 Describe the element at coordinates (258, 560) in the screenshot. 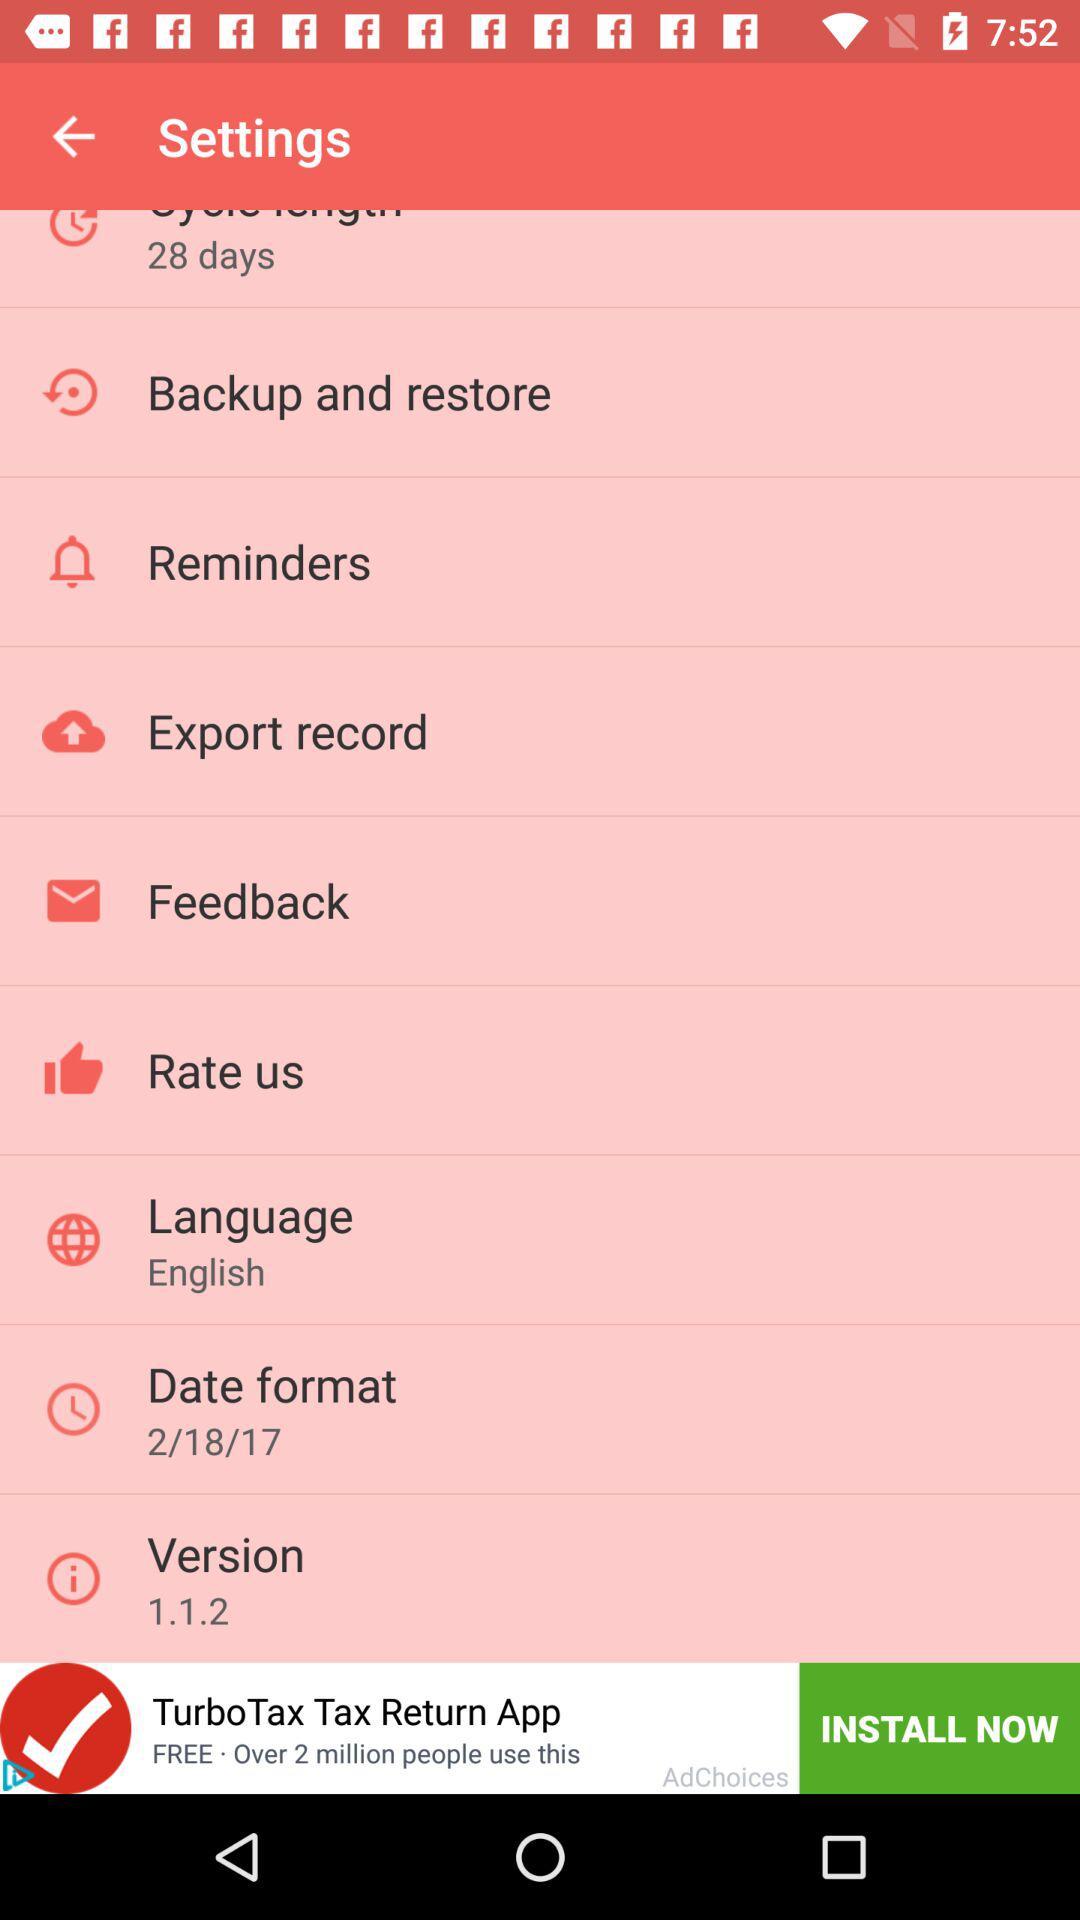

I see `icon below backup and restore` at that location.